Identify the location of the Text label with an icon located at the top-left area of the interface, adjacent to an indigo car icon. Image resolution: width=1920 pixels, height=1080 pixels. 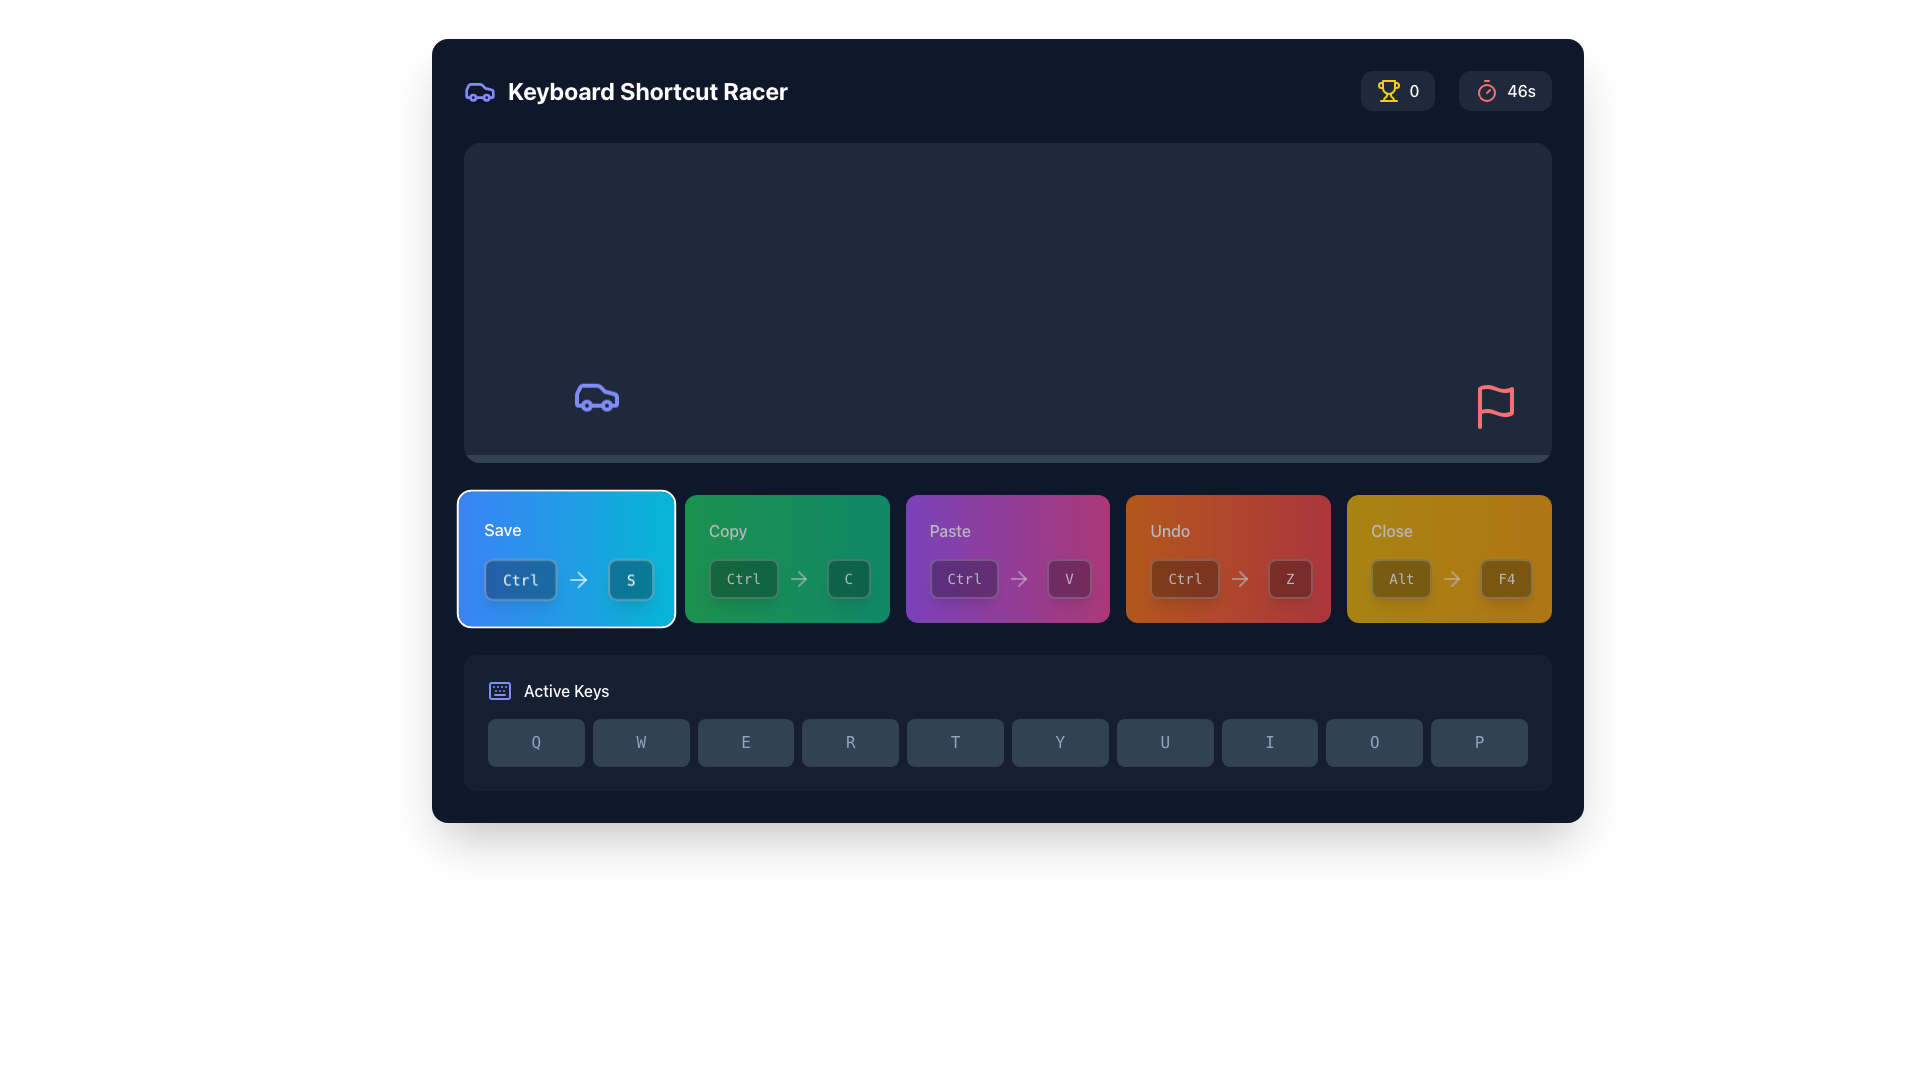
(625, 91).